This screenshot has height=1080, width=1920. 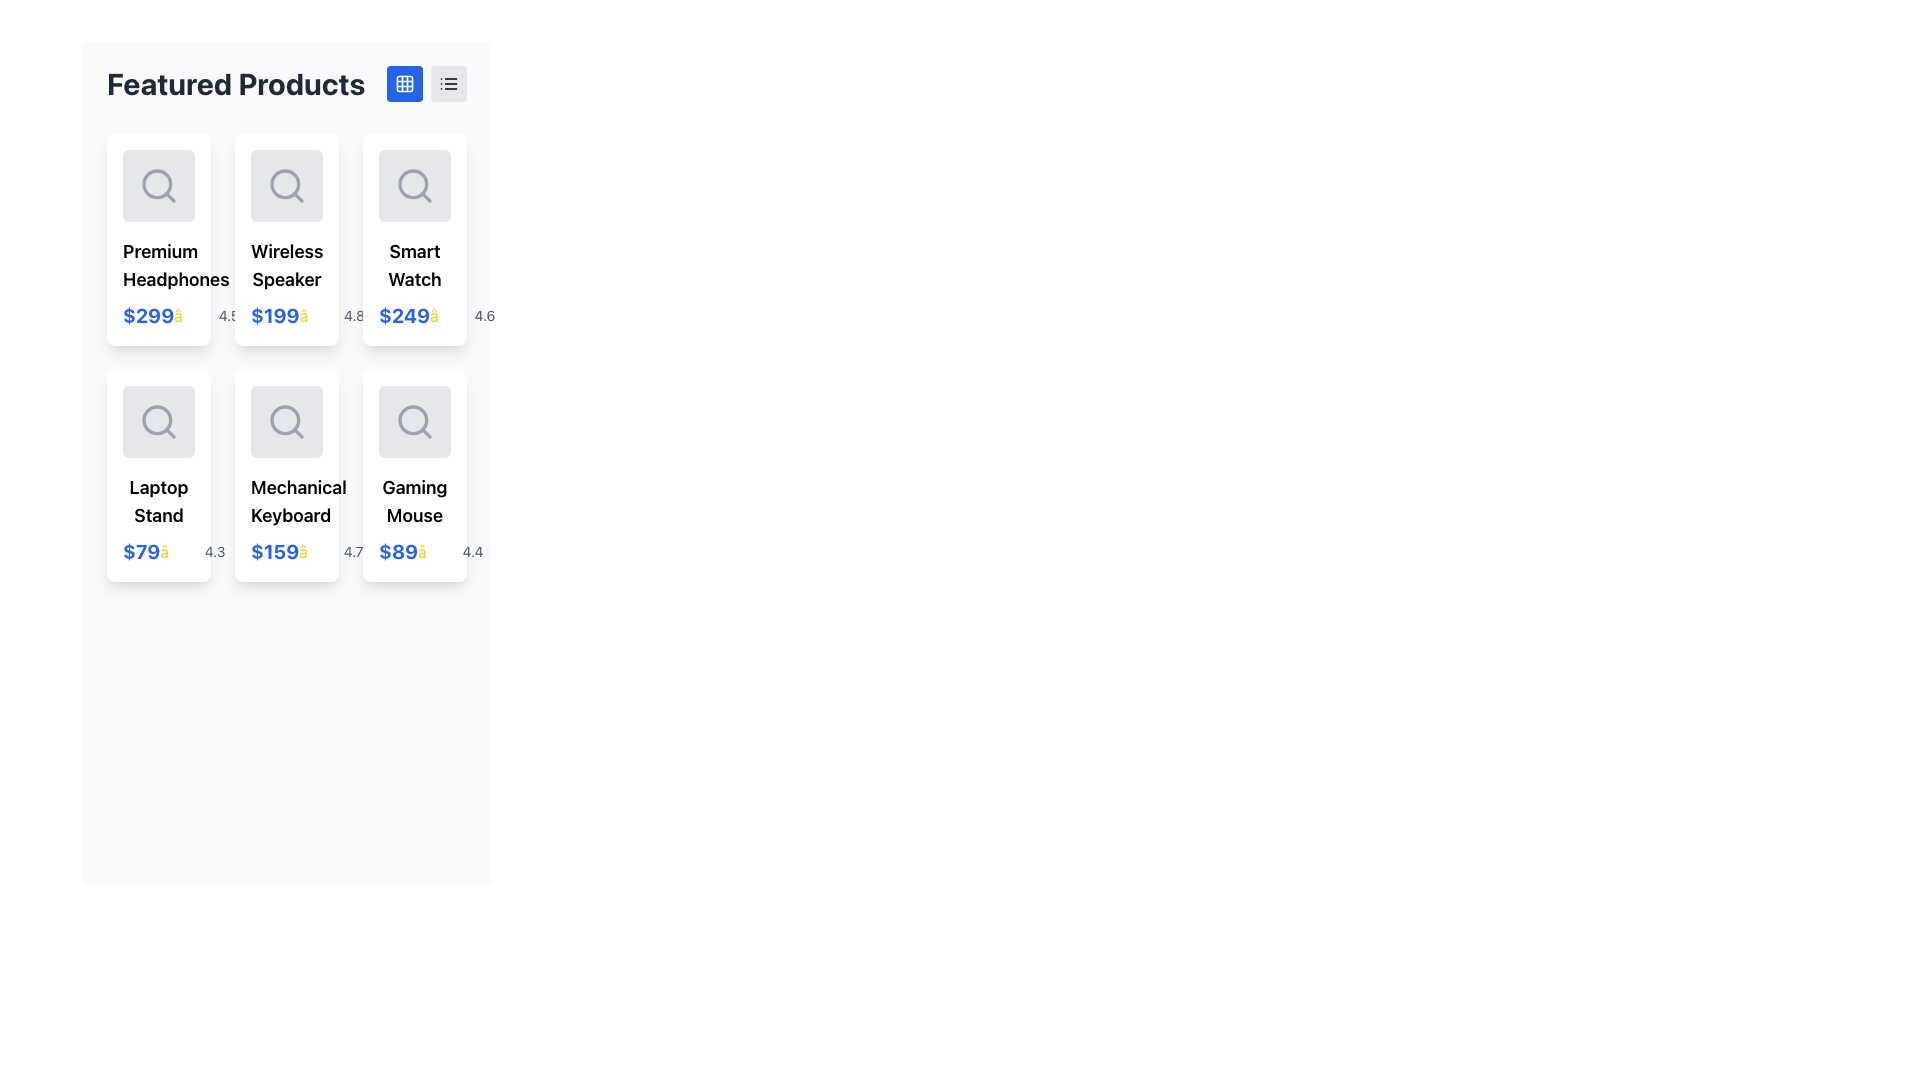 I want to click on the text display showing the rating '4.4' in gray color, located to the right of the yellow star icon on the 'Gaming Mouse' product card, so click(x=472, y=551).